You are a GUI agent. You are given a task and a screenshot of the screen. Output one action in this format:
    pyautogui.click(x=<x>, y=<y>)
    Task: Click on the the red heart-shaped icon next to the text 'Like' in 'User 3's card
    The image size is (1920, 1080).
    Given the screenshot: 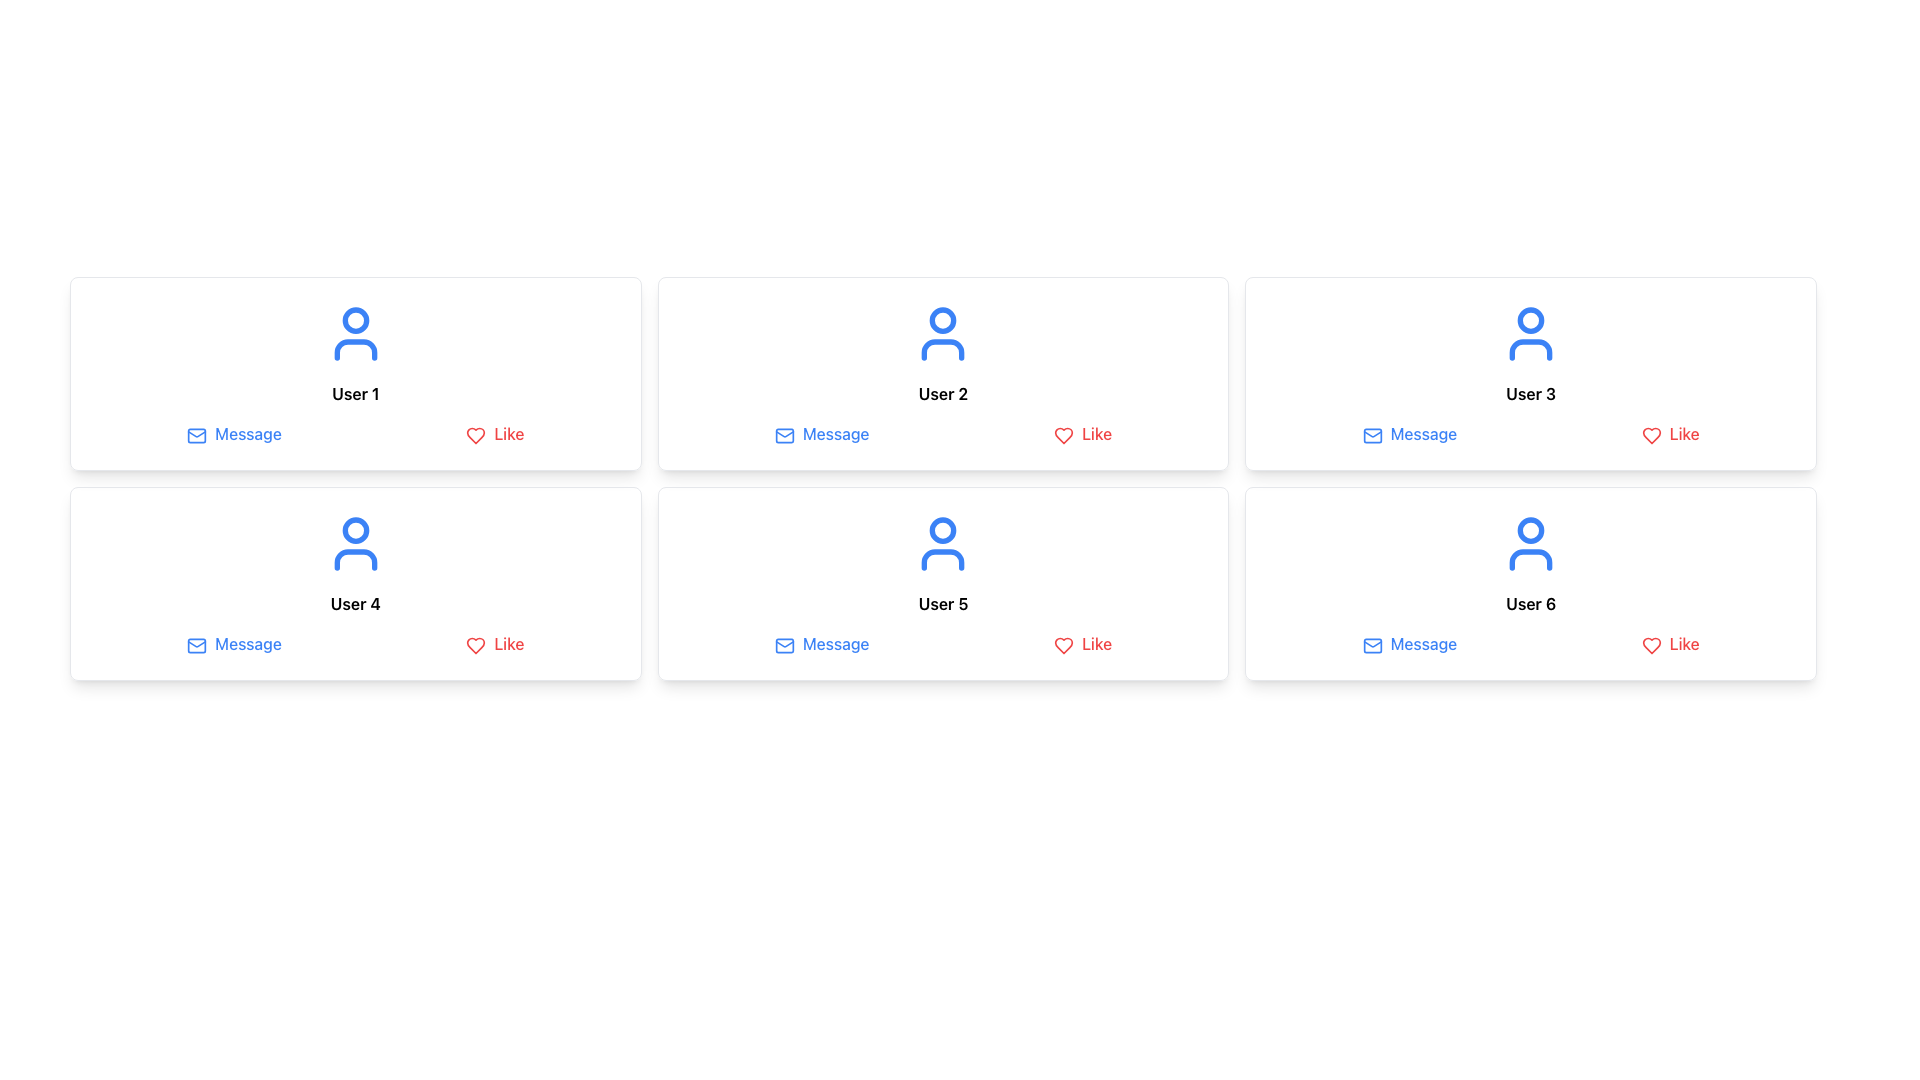 What is the action you would take?
    pyautogui.click(x=1651, y=434)
    